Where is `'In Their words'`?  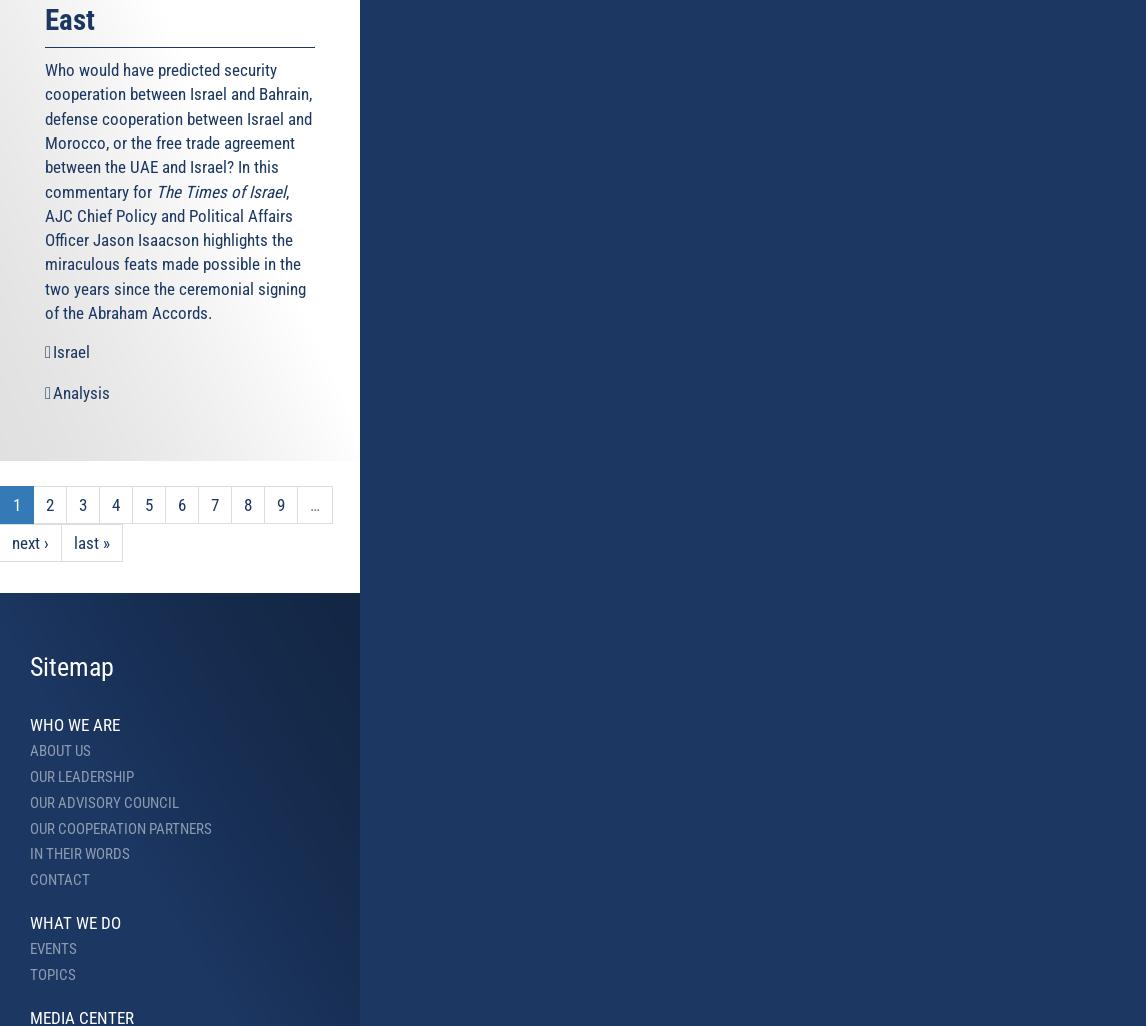 'In Their words' is located at coordinates (79, 854).